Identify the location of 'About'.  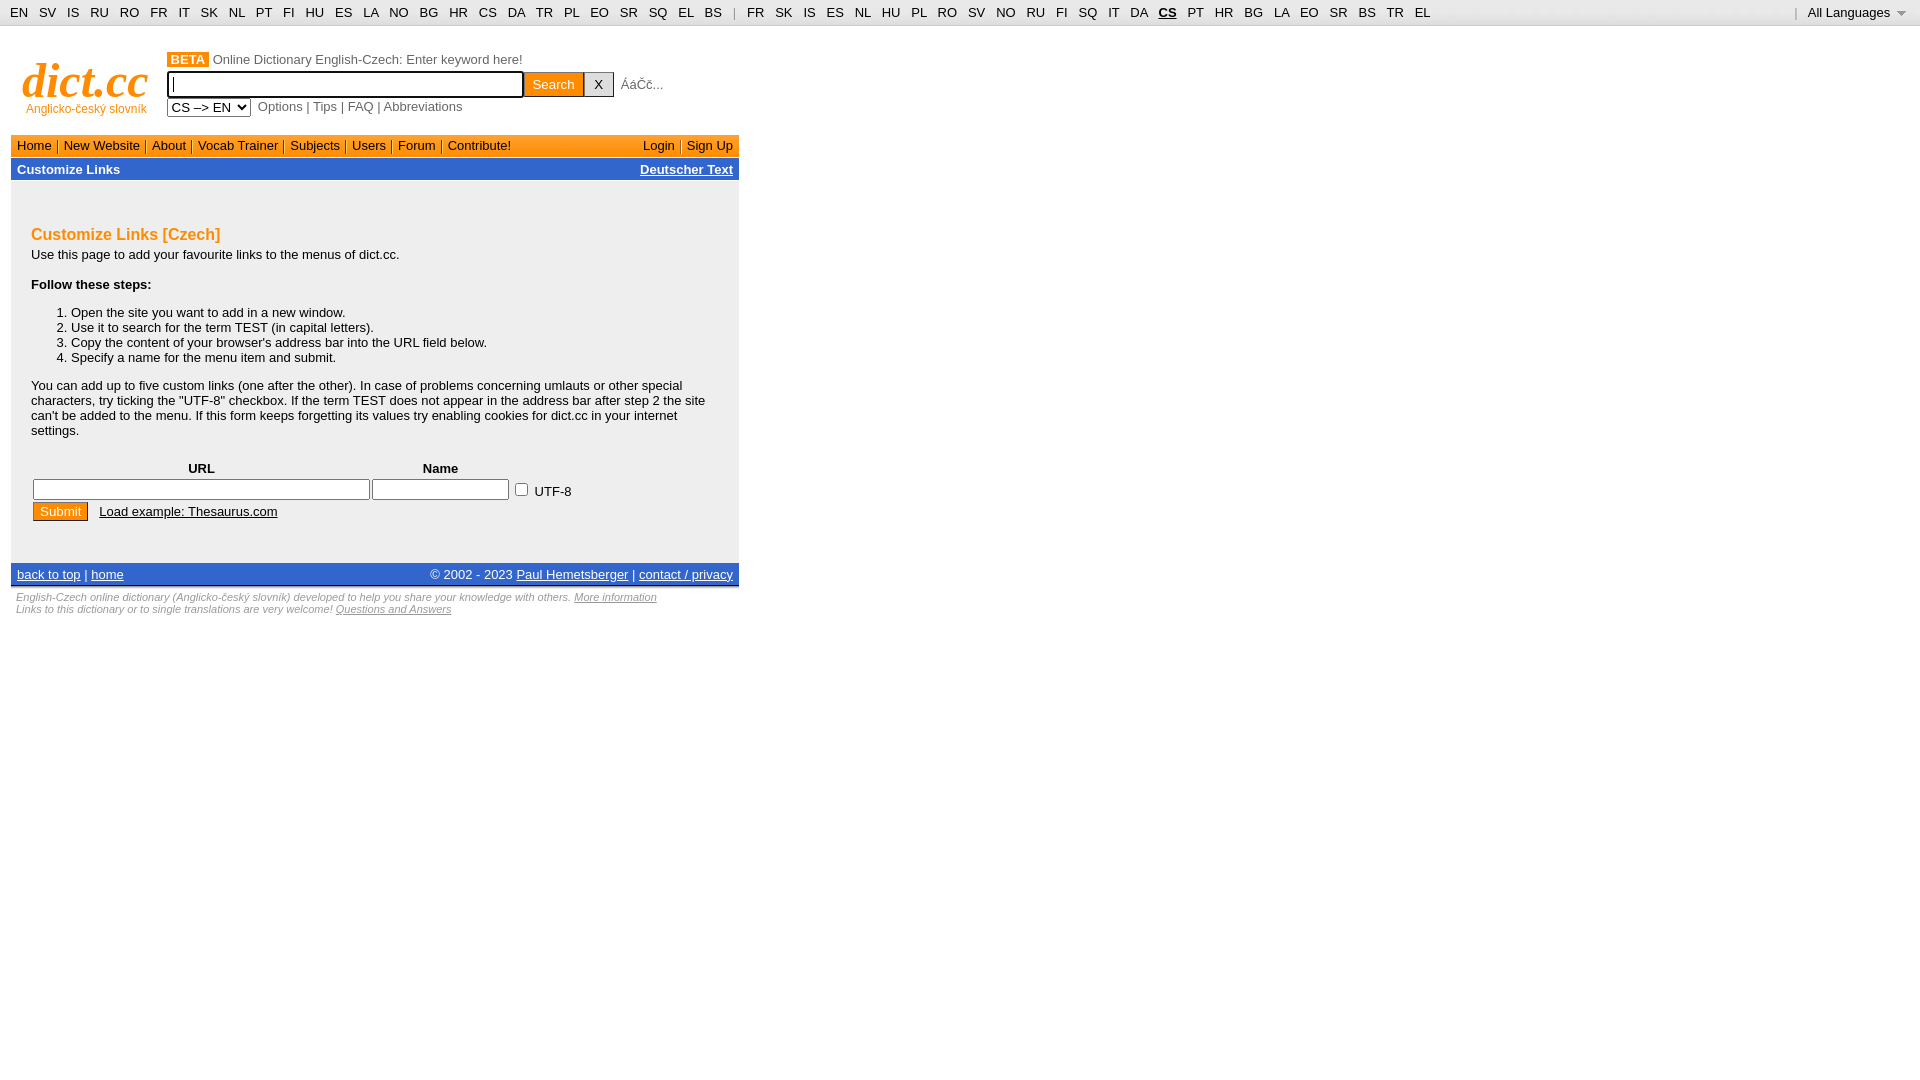
(168, 144).